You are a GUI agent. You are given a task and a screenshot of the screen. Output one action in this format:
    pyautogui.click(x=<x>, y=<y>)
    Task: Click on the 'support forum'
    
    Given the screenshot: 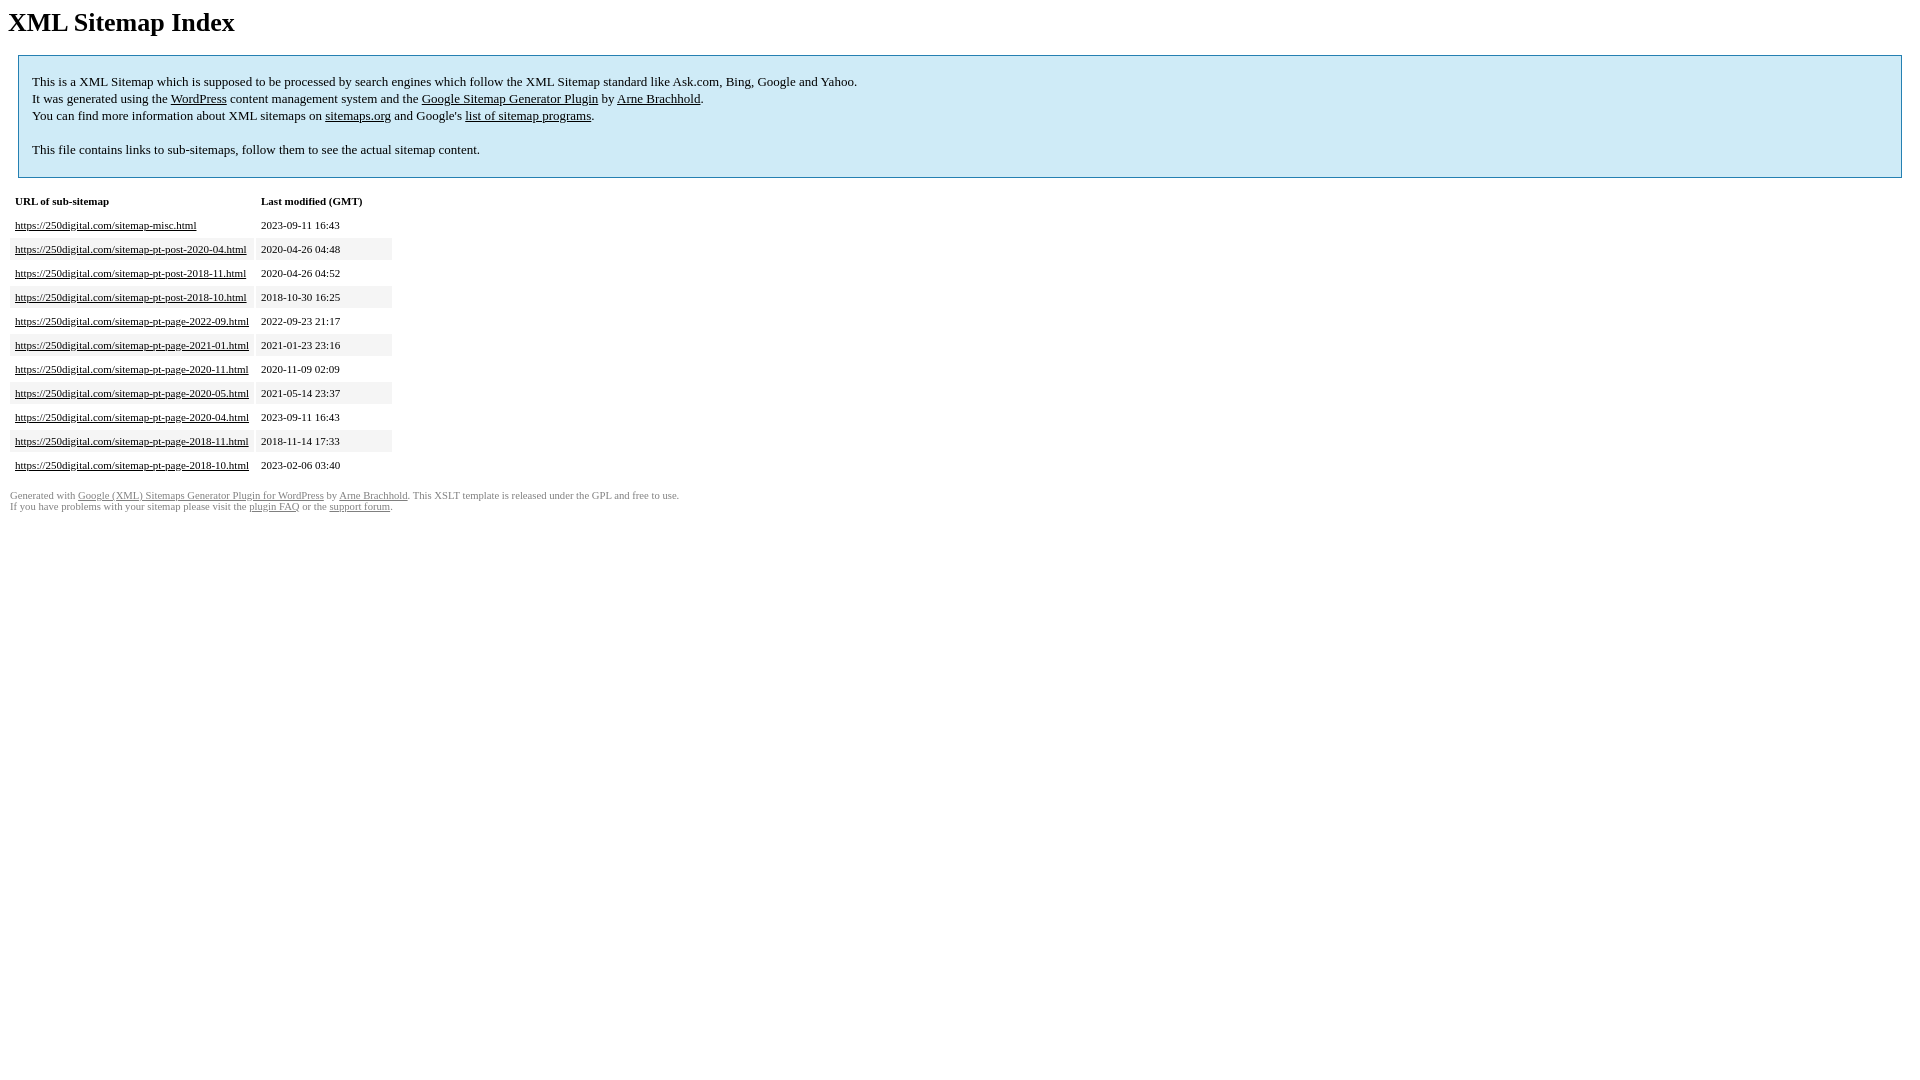 What is the action you would take?
    pyautogui.click(x=359, y=505)
    